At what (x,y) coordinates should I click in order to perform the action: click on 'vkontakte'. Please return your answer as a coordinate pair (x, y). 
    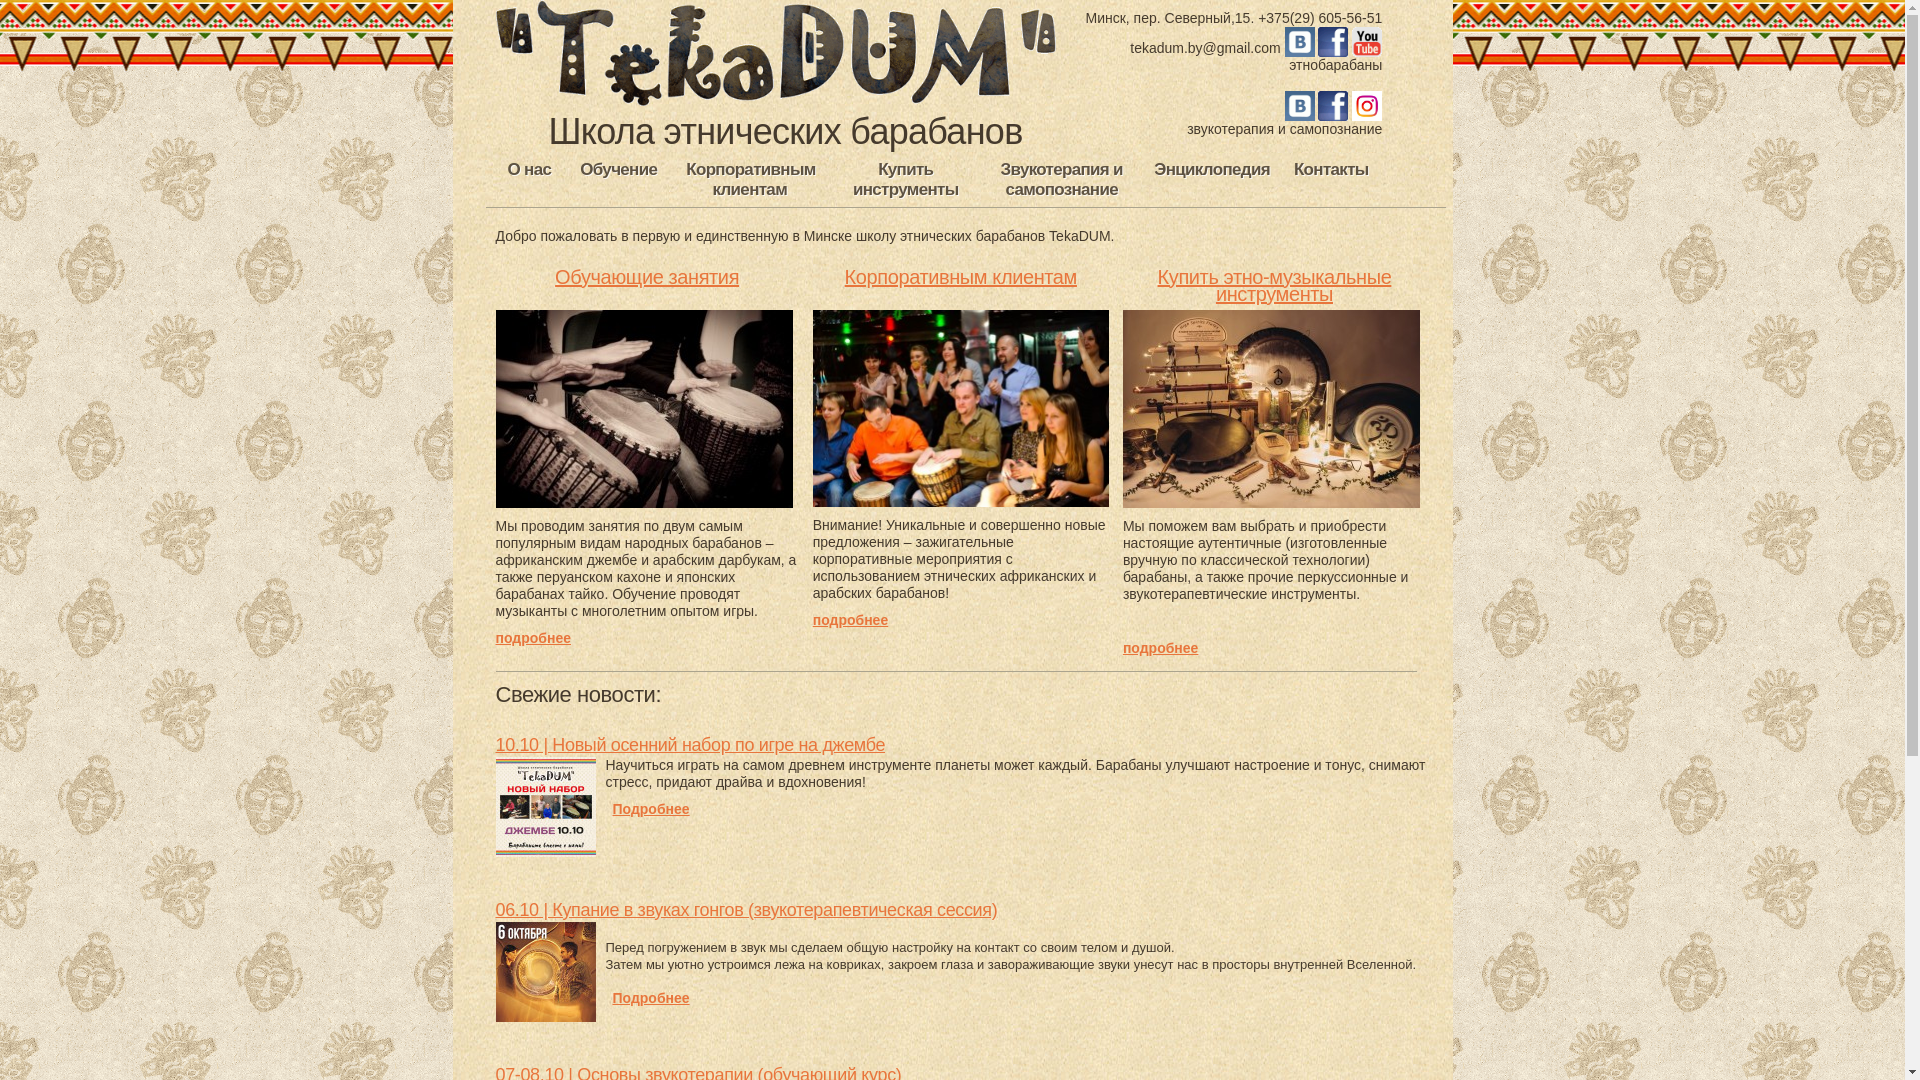
    Looking at the image, I should click on (1300, 46).